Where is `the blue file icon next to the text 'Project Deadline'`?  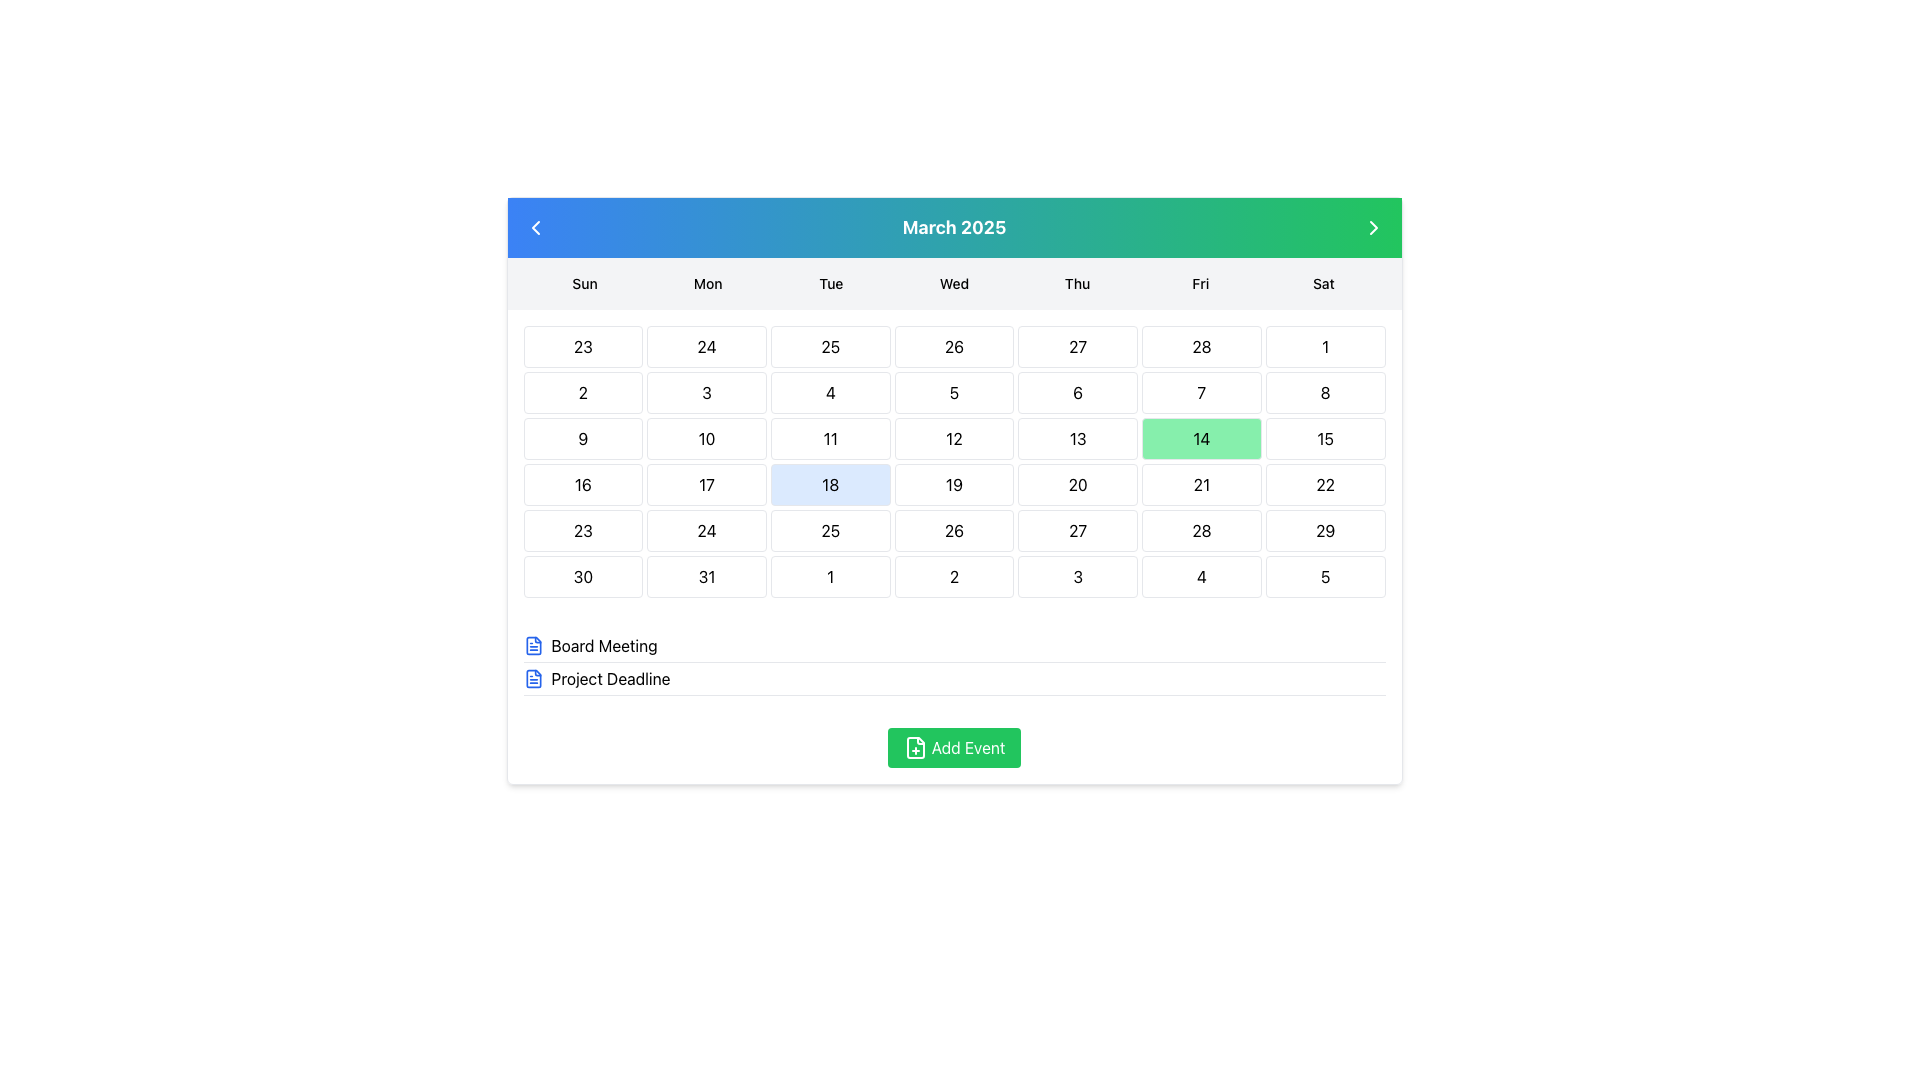 the blue file icon next to the text 'Project Deadline' is located at coordinates (533, 677).